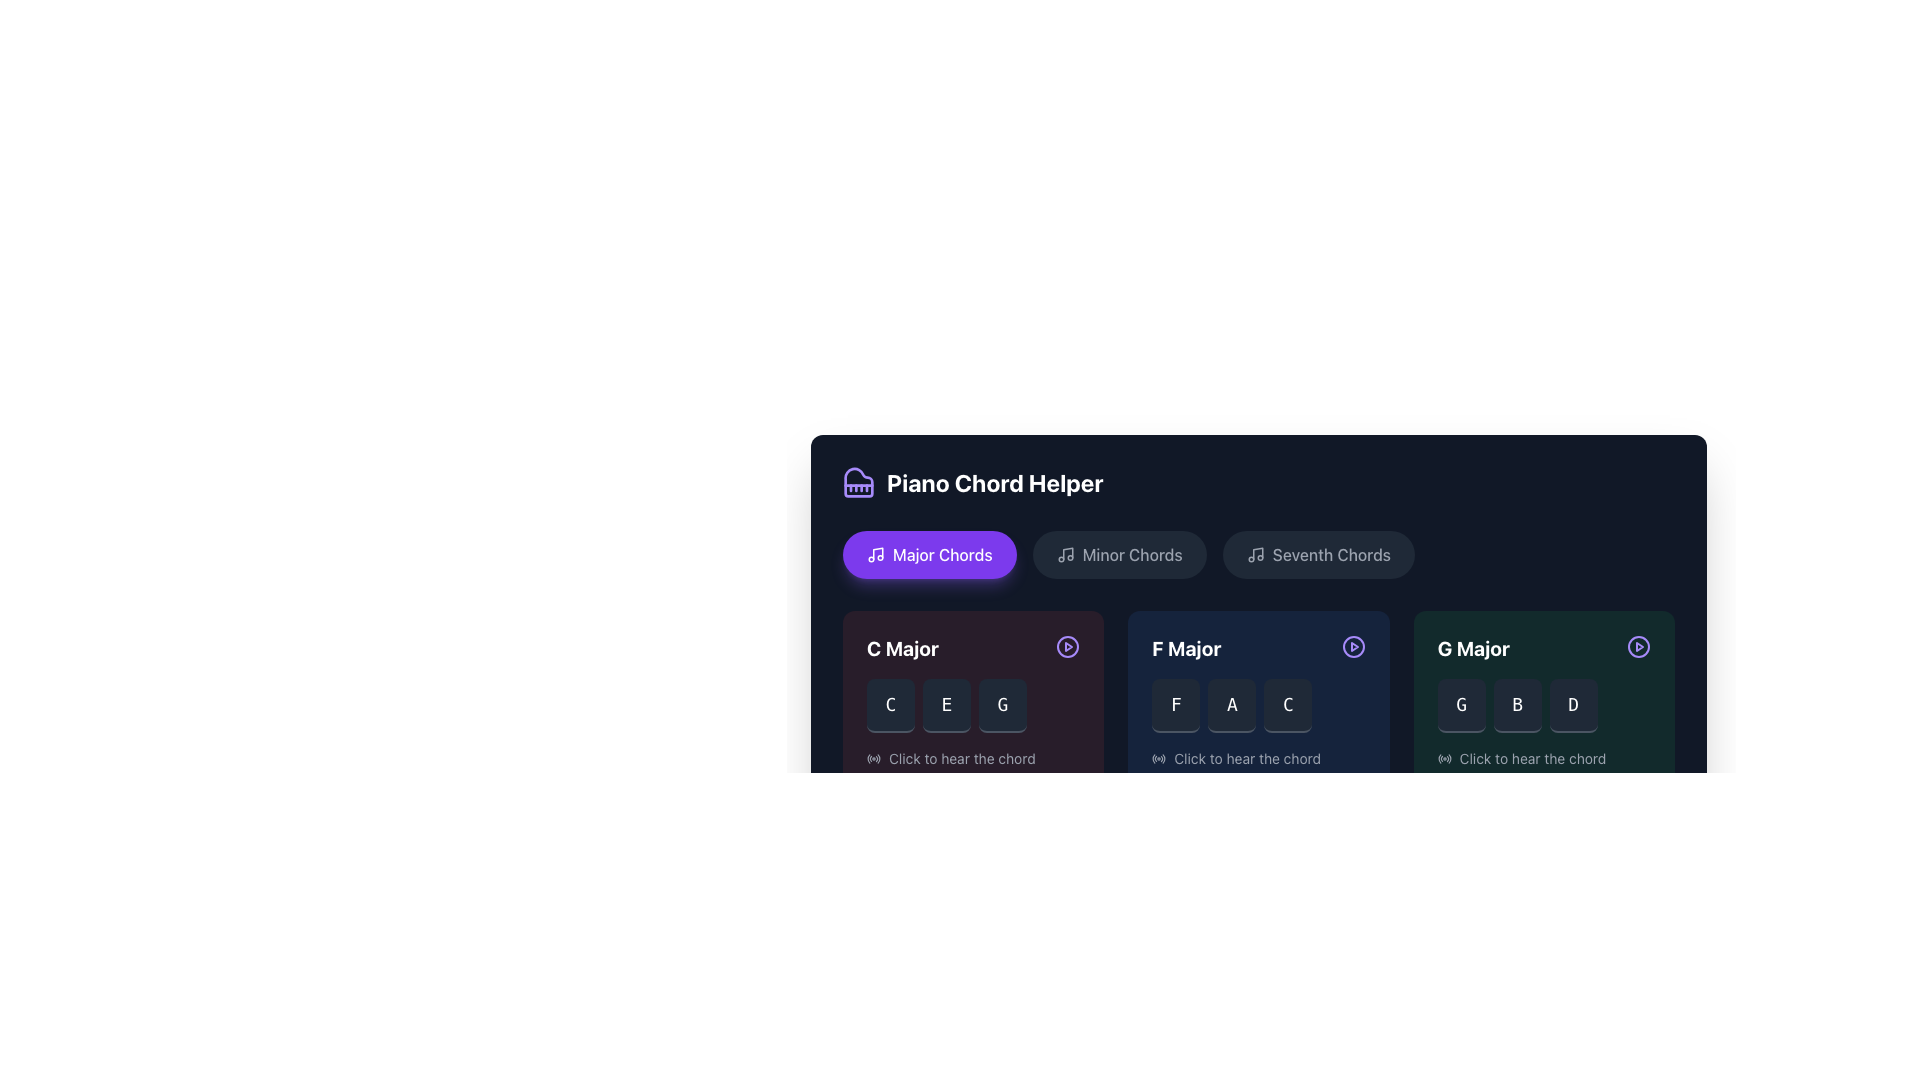 This screenshot has width=1920, height=1080. I want to click on the vertical line segment of the musical note icon located near the top left corner of the interface, so click(1066, 553).